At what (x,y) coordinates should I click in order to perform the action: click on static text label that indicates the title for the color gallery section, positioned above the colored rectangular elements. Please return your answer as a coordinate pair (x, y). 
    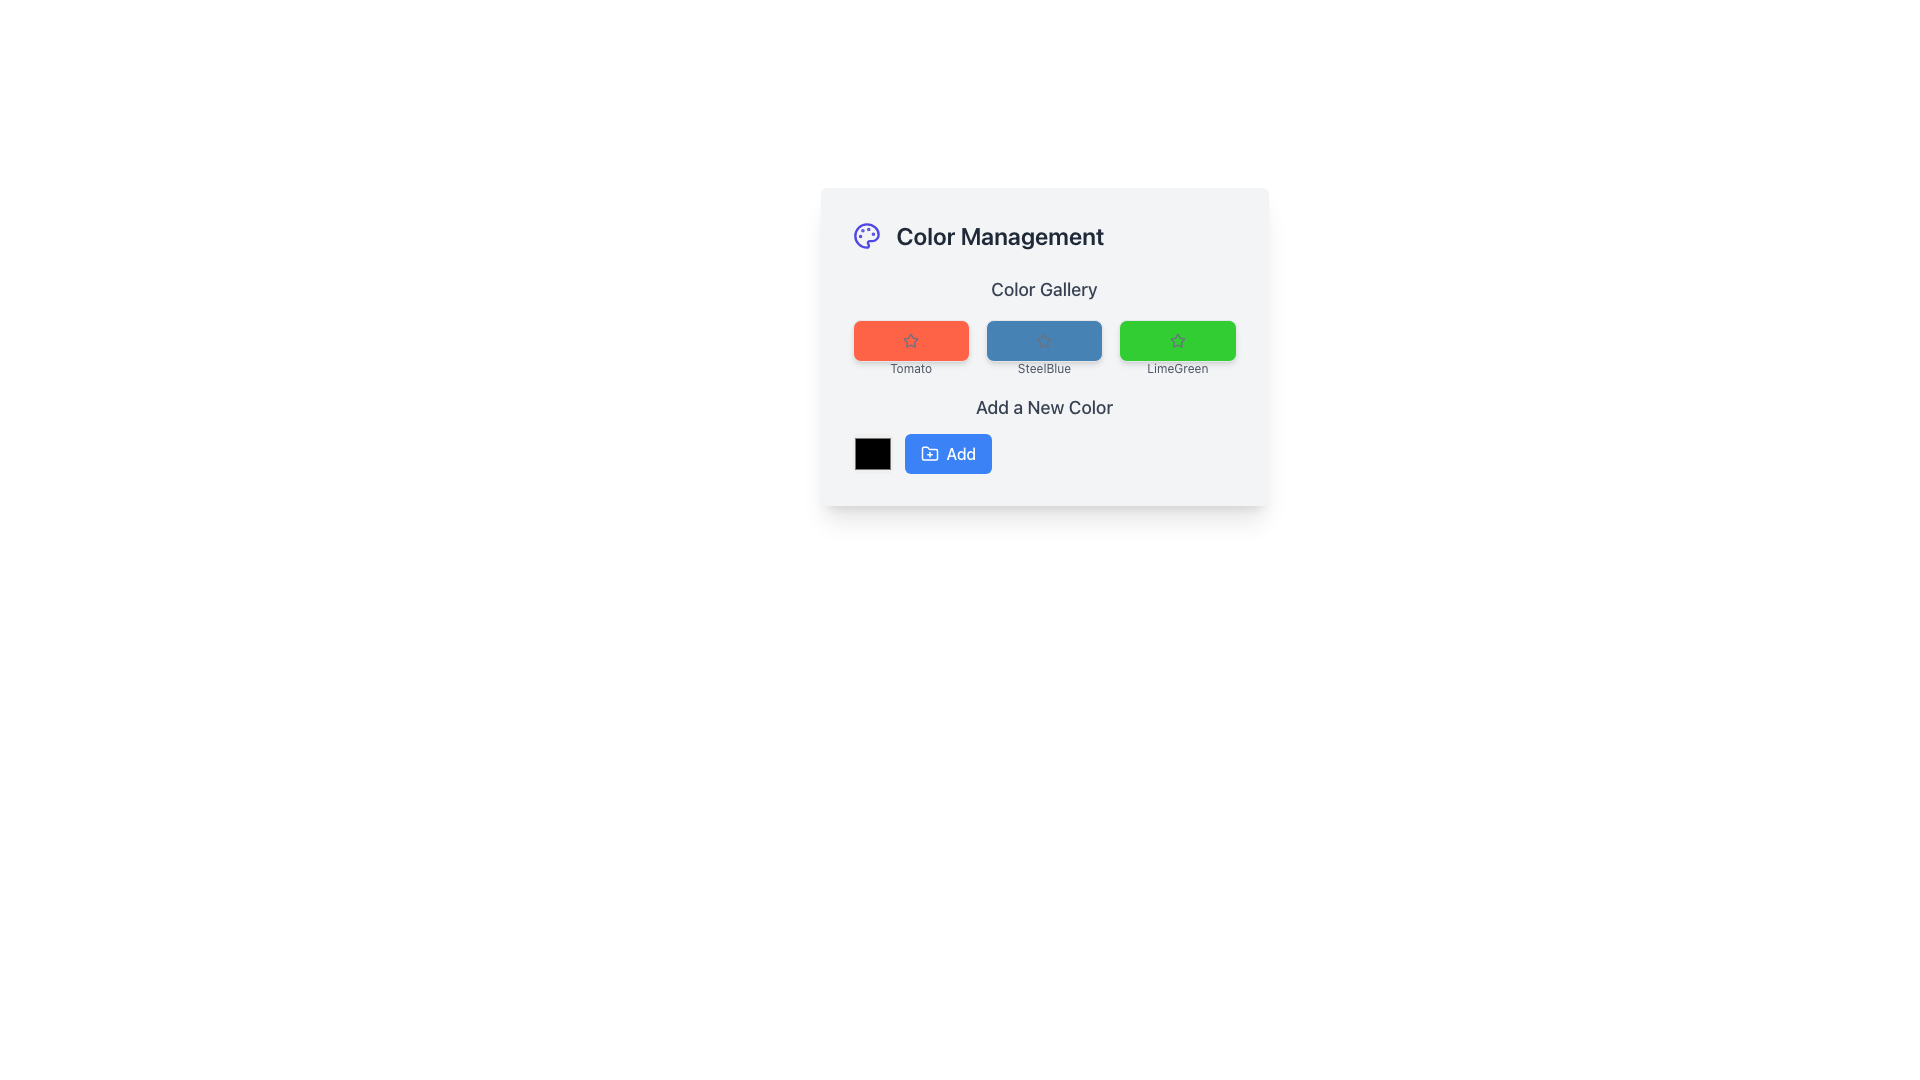
    Looking at the image, I should click on (1043, 289).